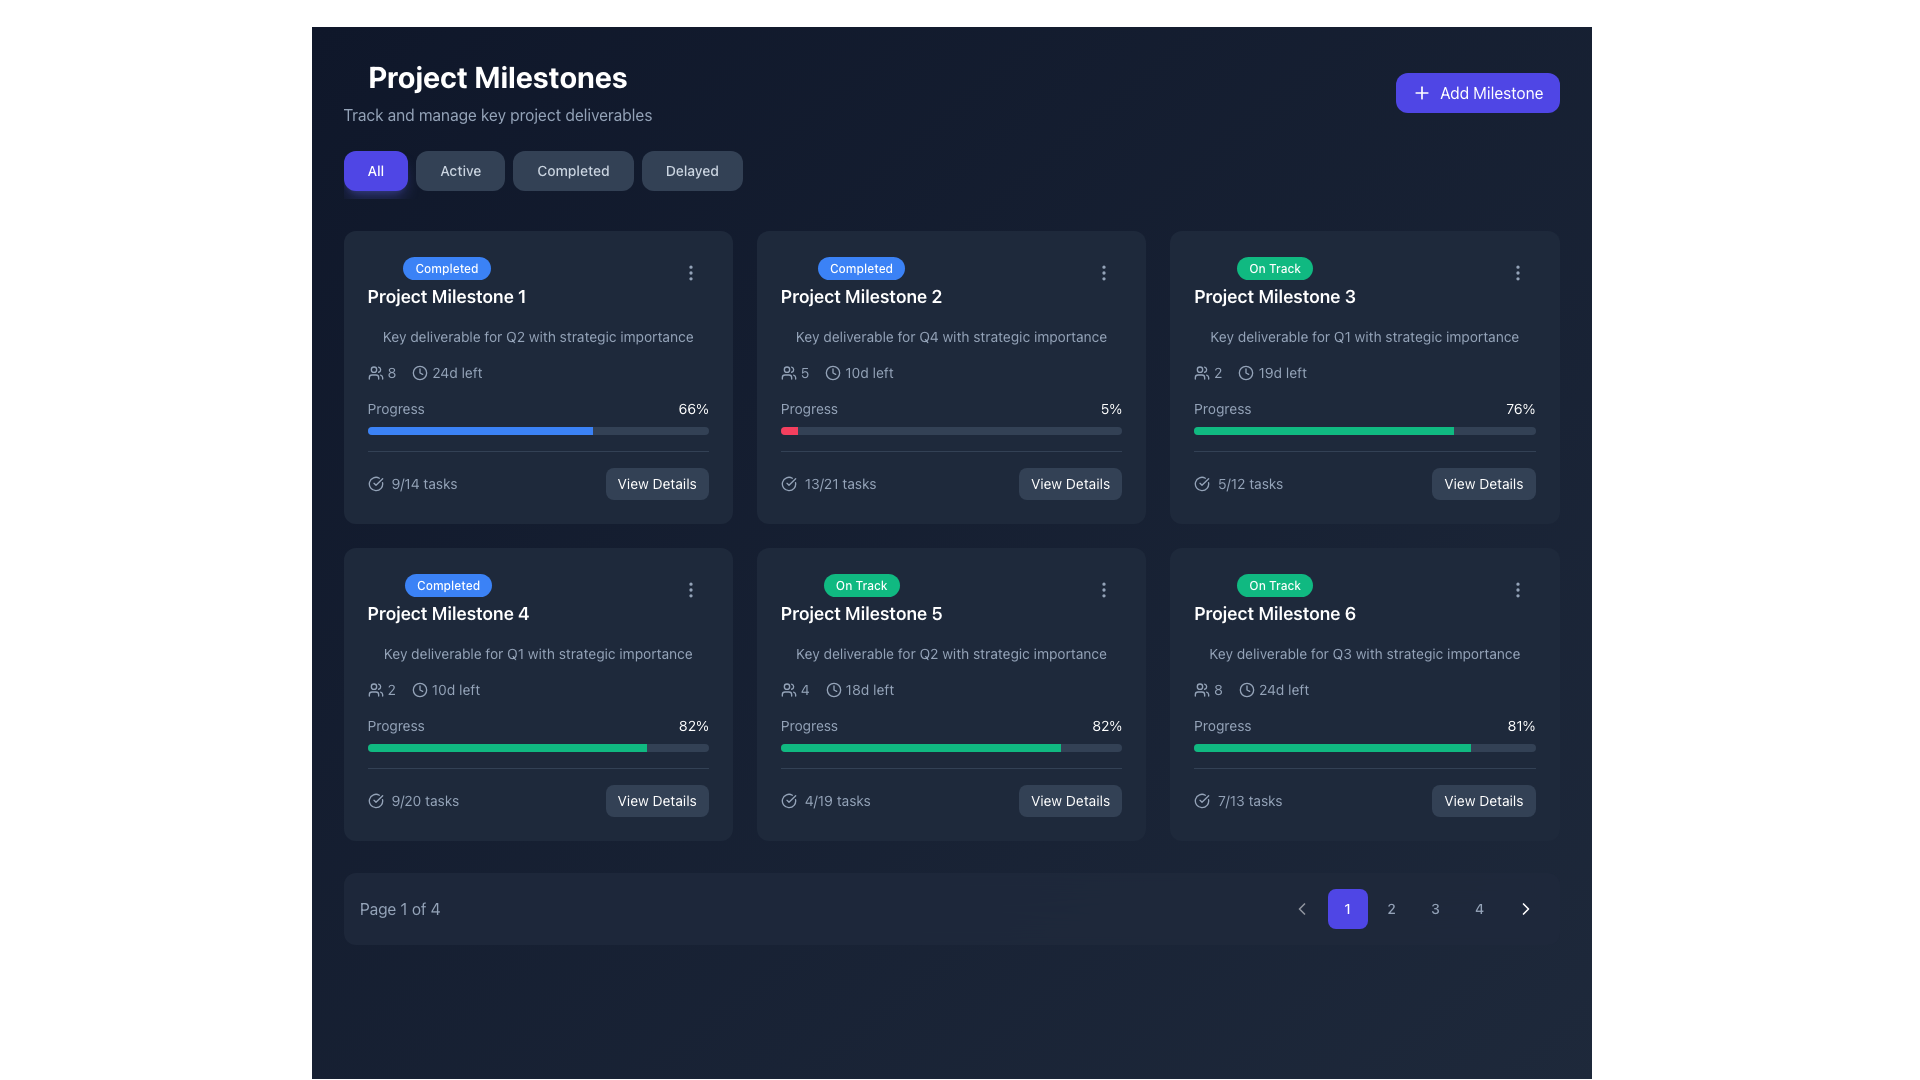  Describe the element at coordinates (1301, 909) in the screenshot. I see `the left-pointing chevron arrow icon located above the '1' pagination button` at that location.